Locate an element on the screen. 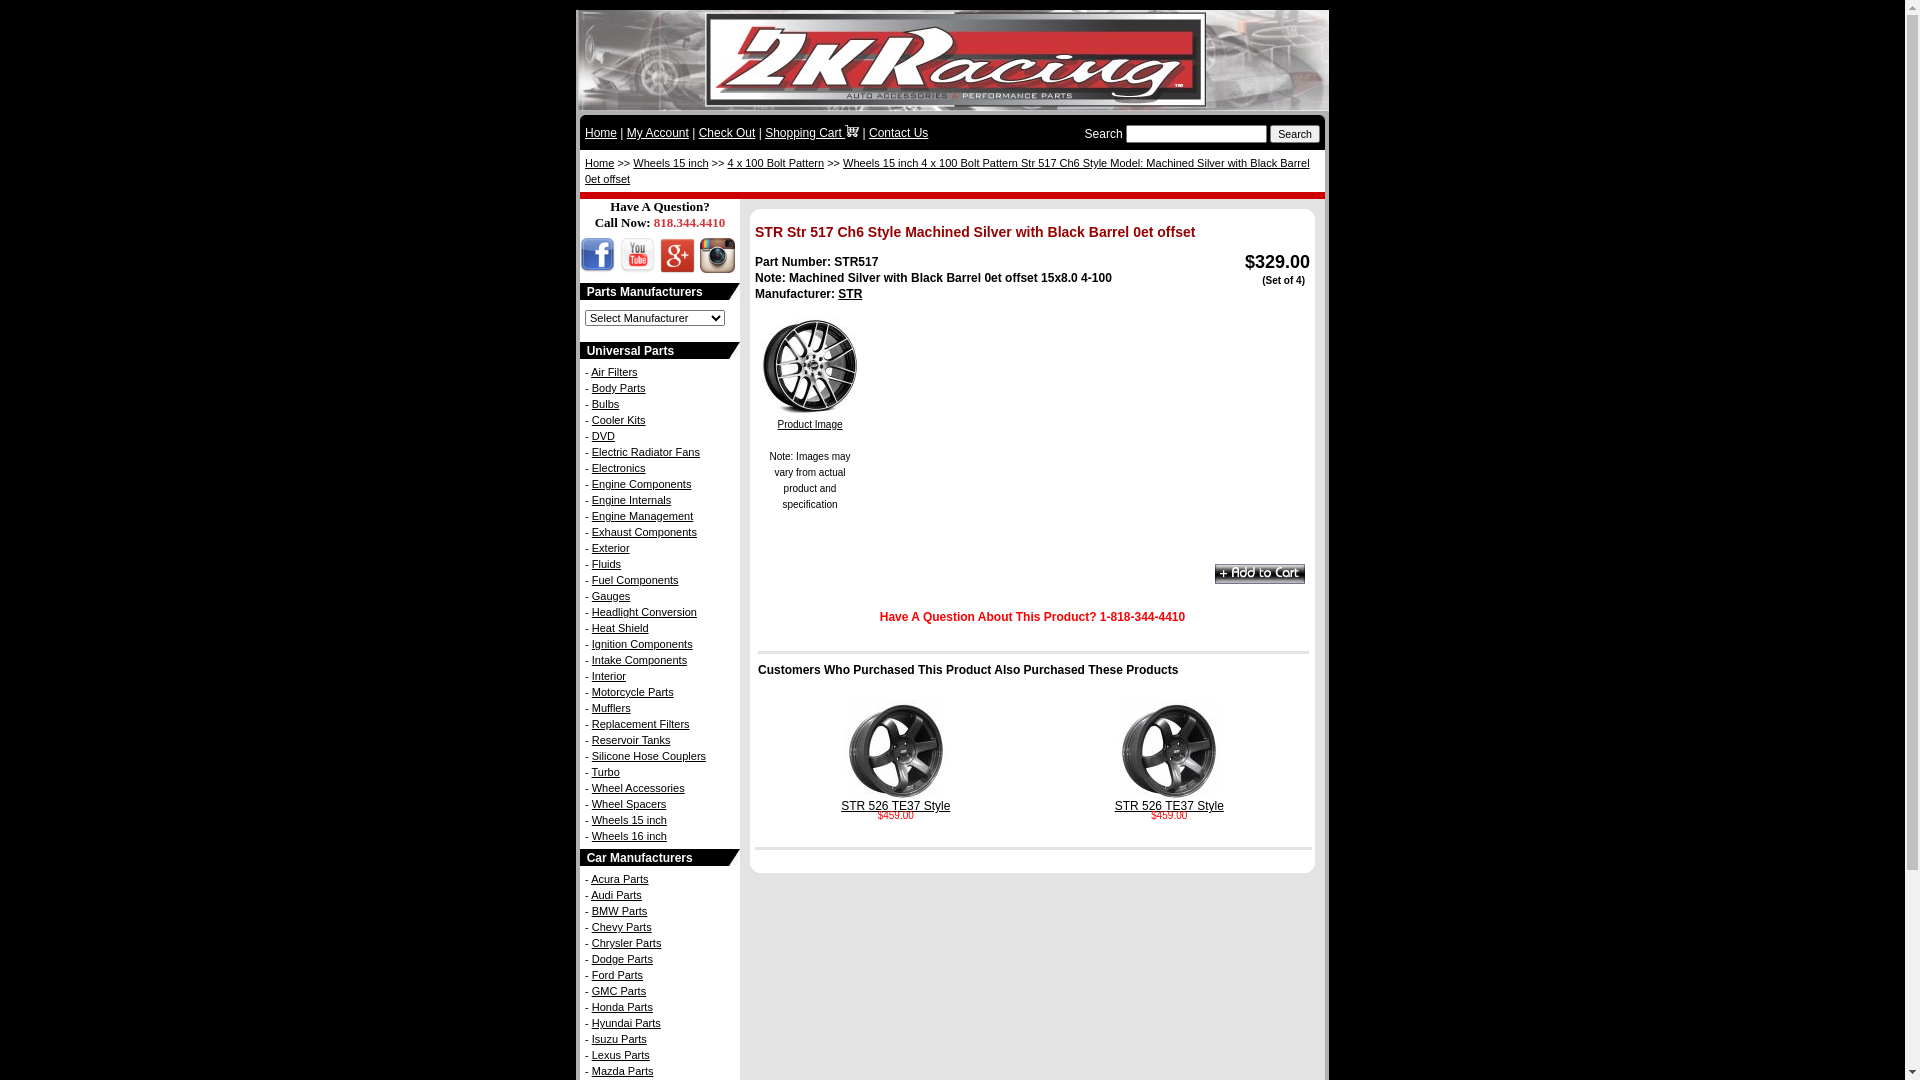 Image resolution: width=1920 pixels, height=1080 pixels. 'Gauges' is located at coordinates (610, 595).